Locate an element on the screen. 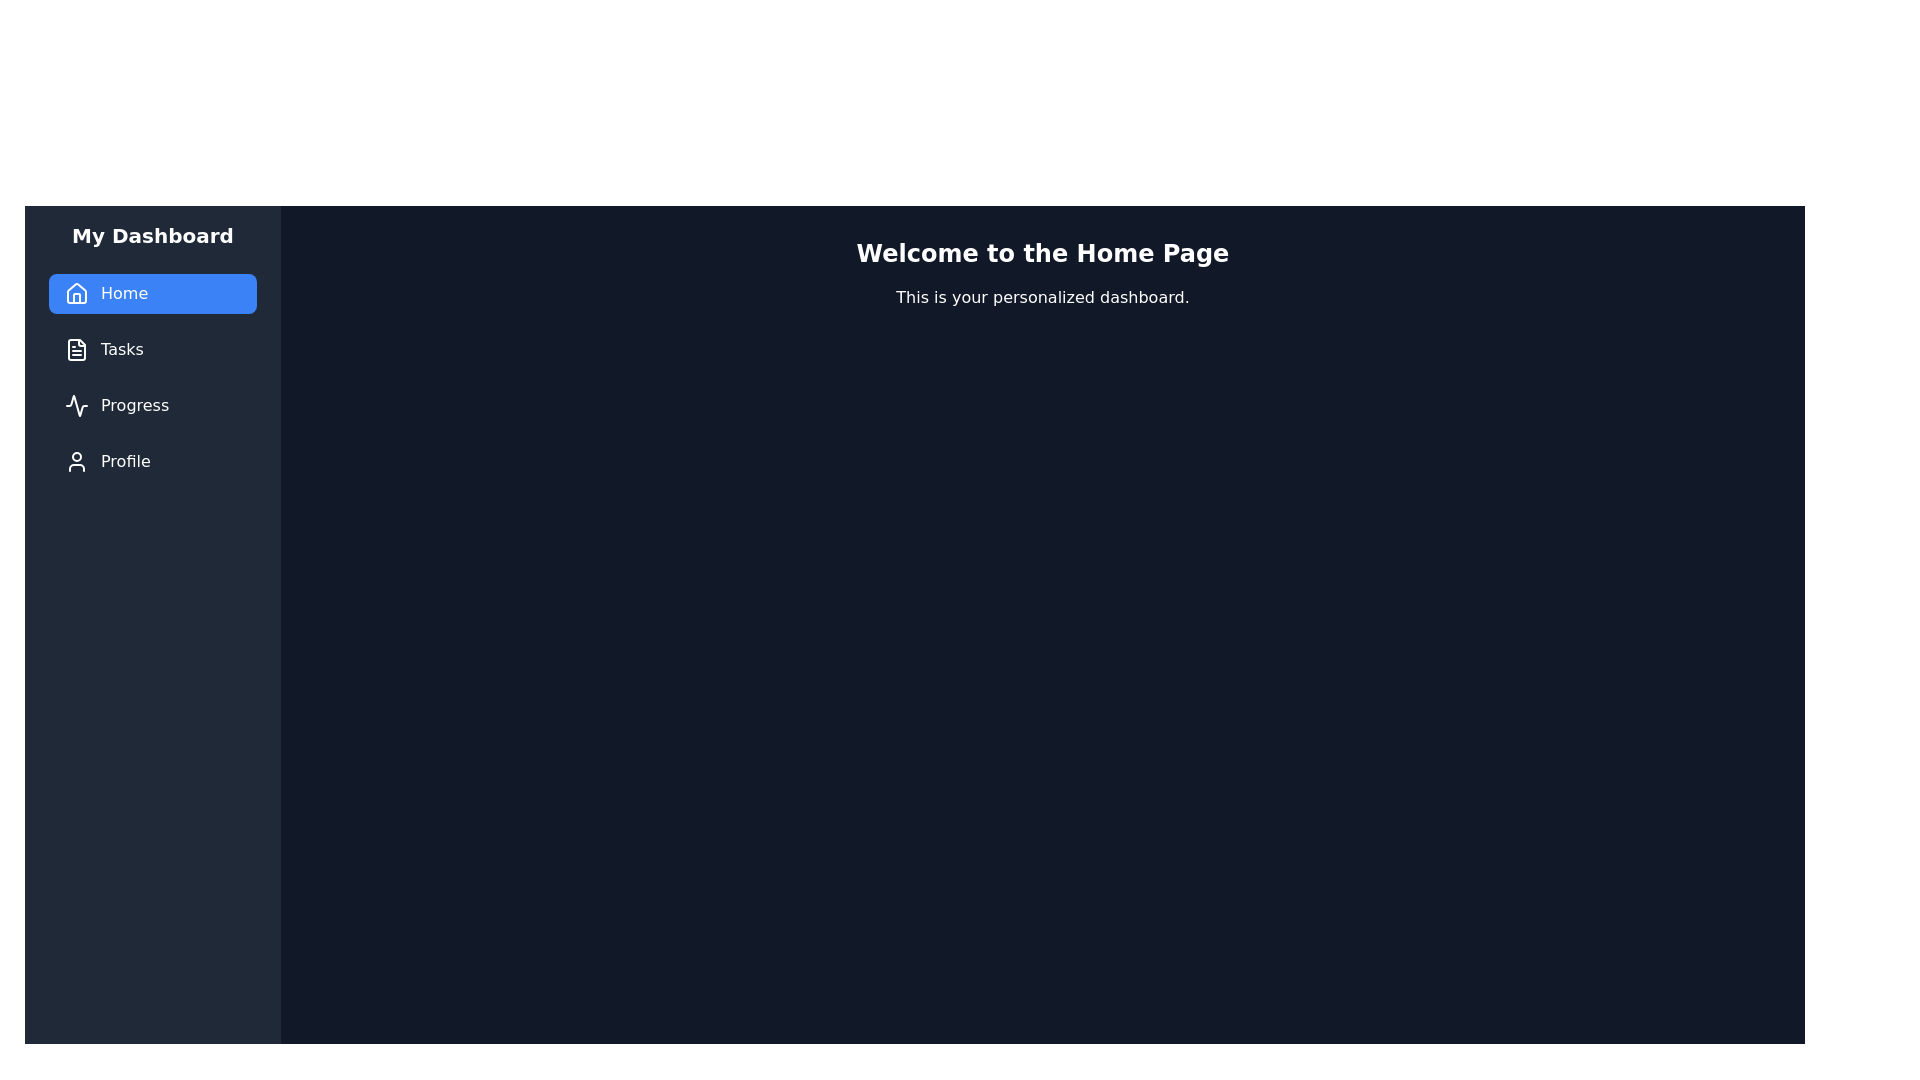  the 'Home' SVG icon located in the left-side navigation bar is located at coordinates (76, 293).